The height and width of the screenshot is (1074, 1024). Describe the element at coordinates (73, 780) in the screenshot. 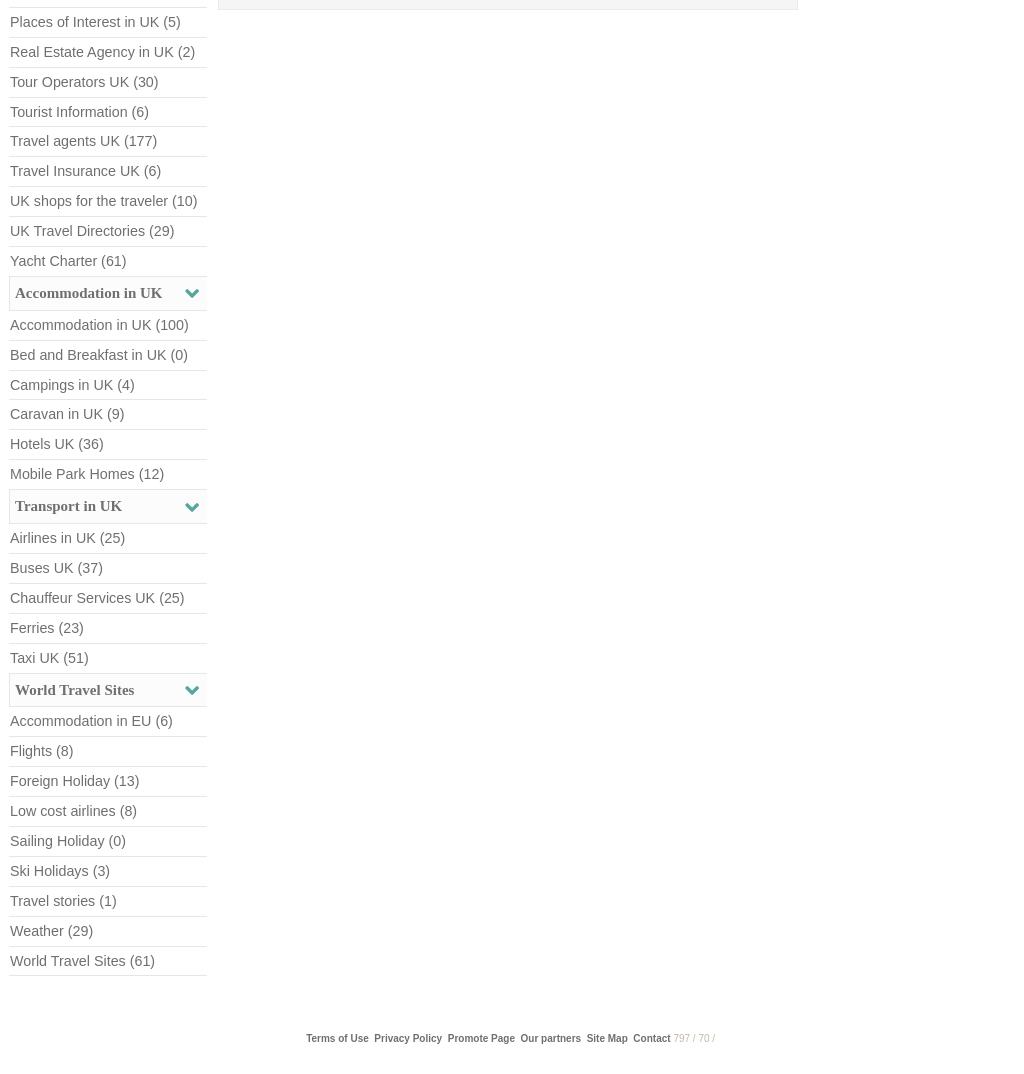

I see `'Foreign Holiday (13)'` at that location.